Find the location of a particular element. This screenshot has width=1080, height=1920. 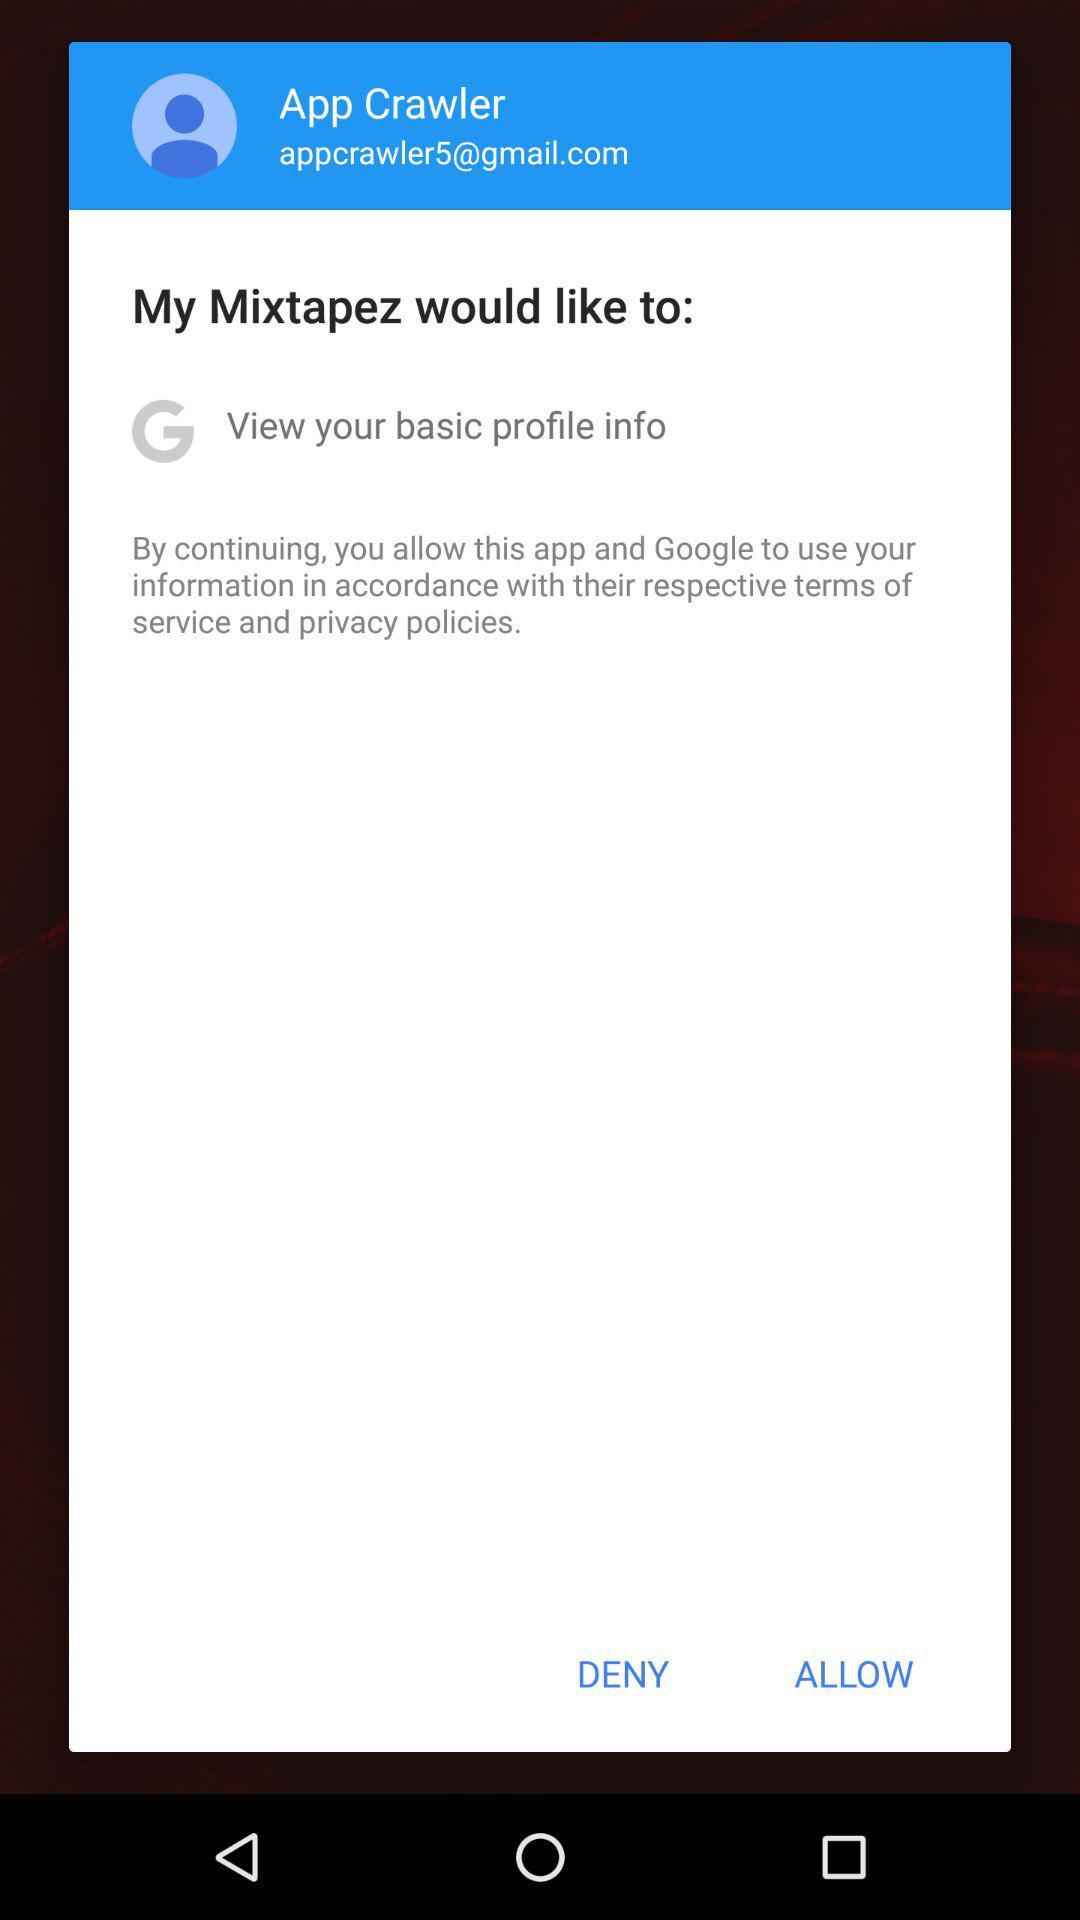

the item next to allow button is located at coordinates (621, 1673).